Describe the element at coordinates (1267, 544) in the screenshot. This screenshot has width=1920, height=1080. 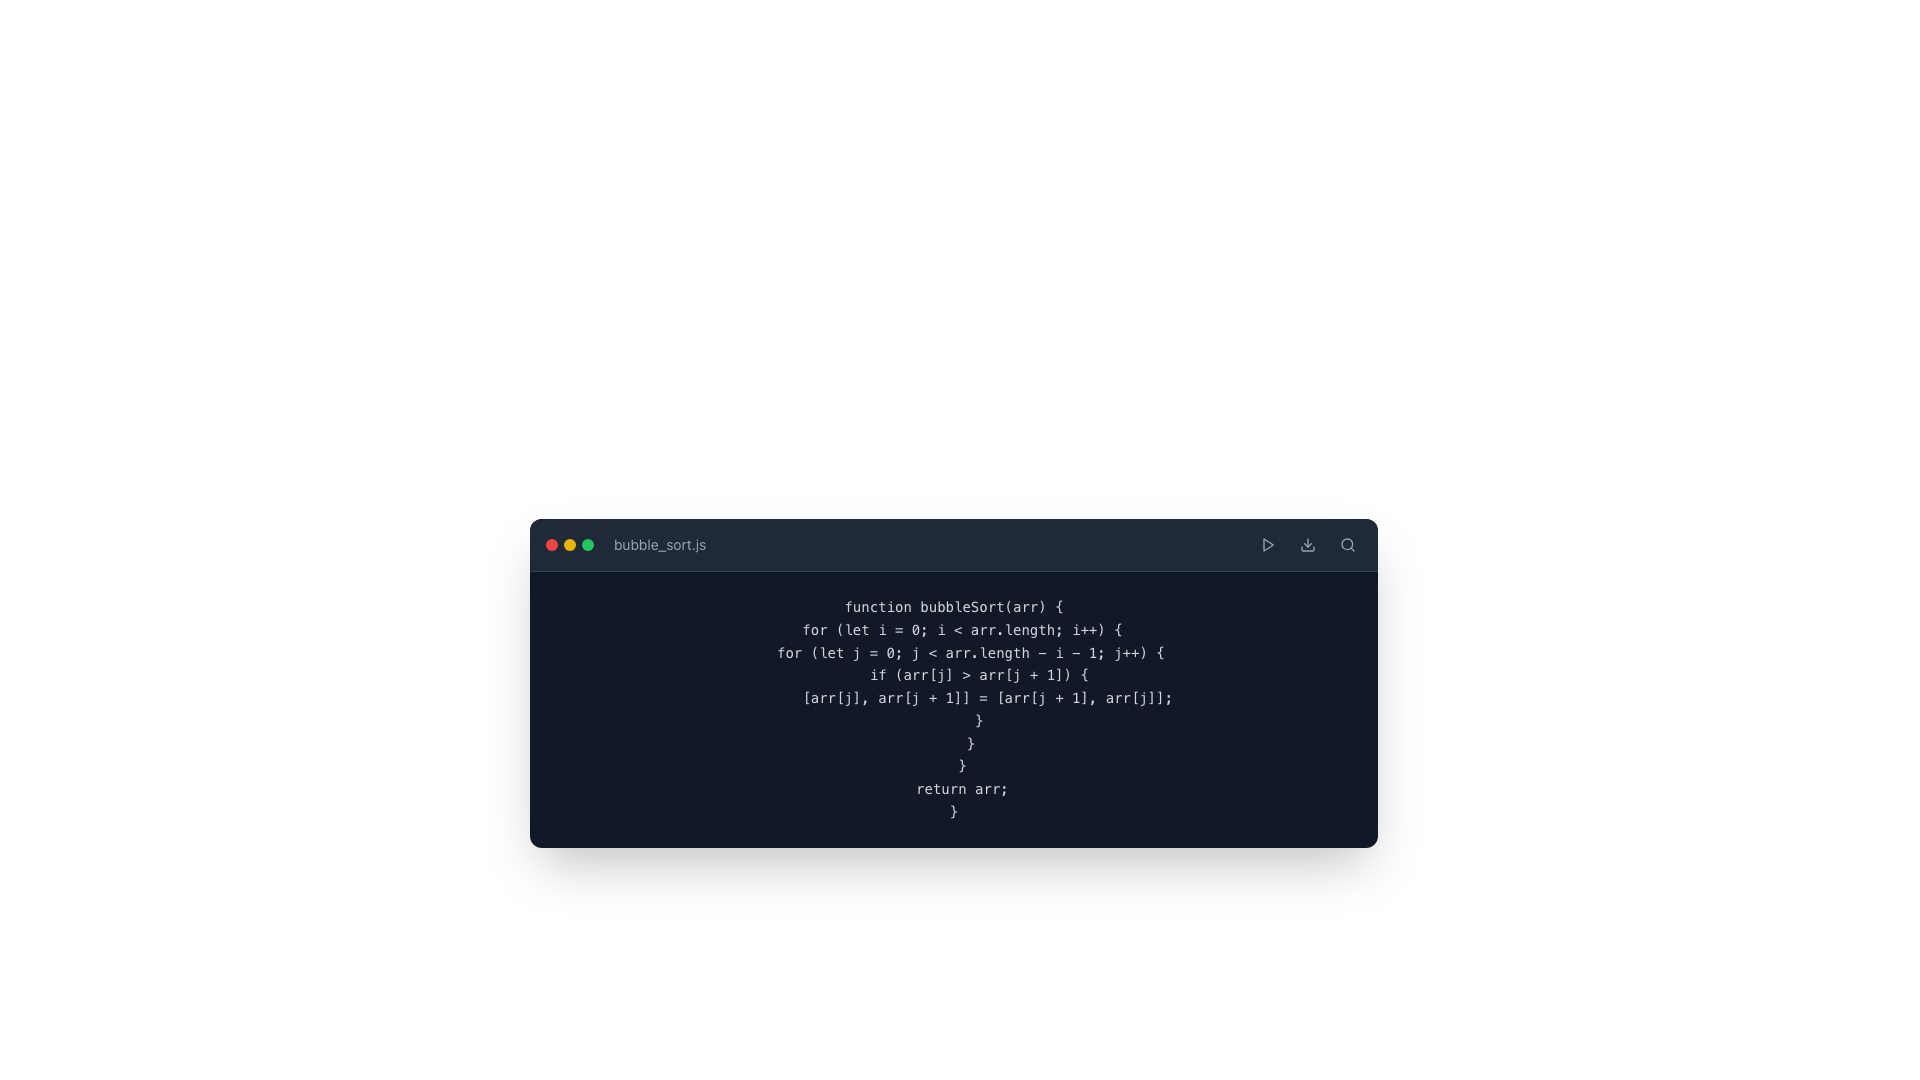
I see `the right-oriented triangular gray icon located centrally within the toolbar at the top right of the application interface` at that location.